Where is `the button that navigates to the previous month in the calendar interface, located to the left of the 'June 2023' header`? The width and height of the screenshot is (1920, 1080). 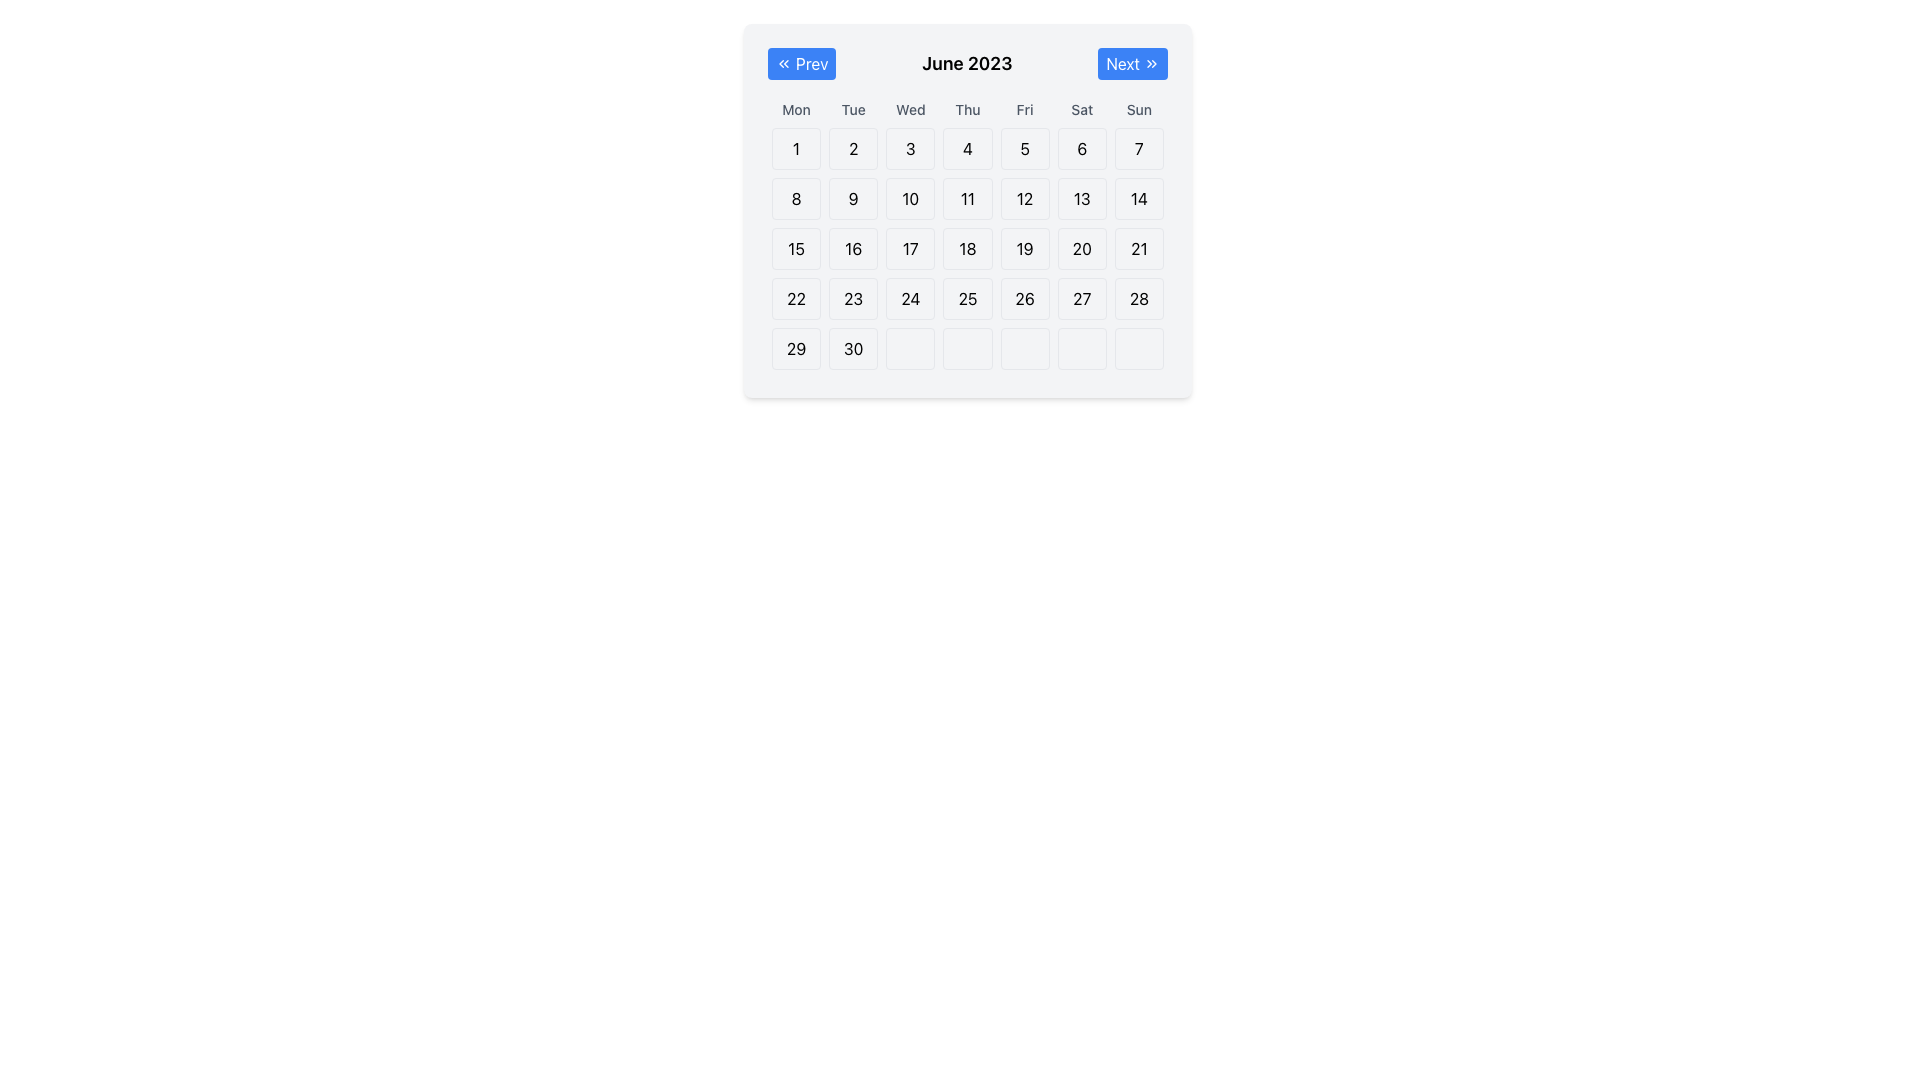
the button that navigates to the previous month in the calendar interface, located to the left of the 'June 2023' header is located at coordinates (802, 63).